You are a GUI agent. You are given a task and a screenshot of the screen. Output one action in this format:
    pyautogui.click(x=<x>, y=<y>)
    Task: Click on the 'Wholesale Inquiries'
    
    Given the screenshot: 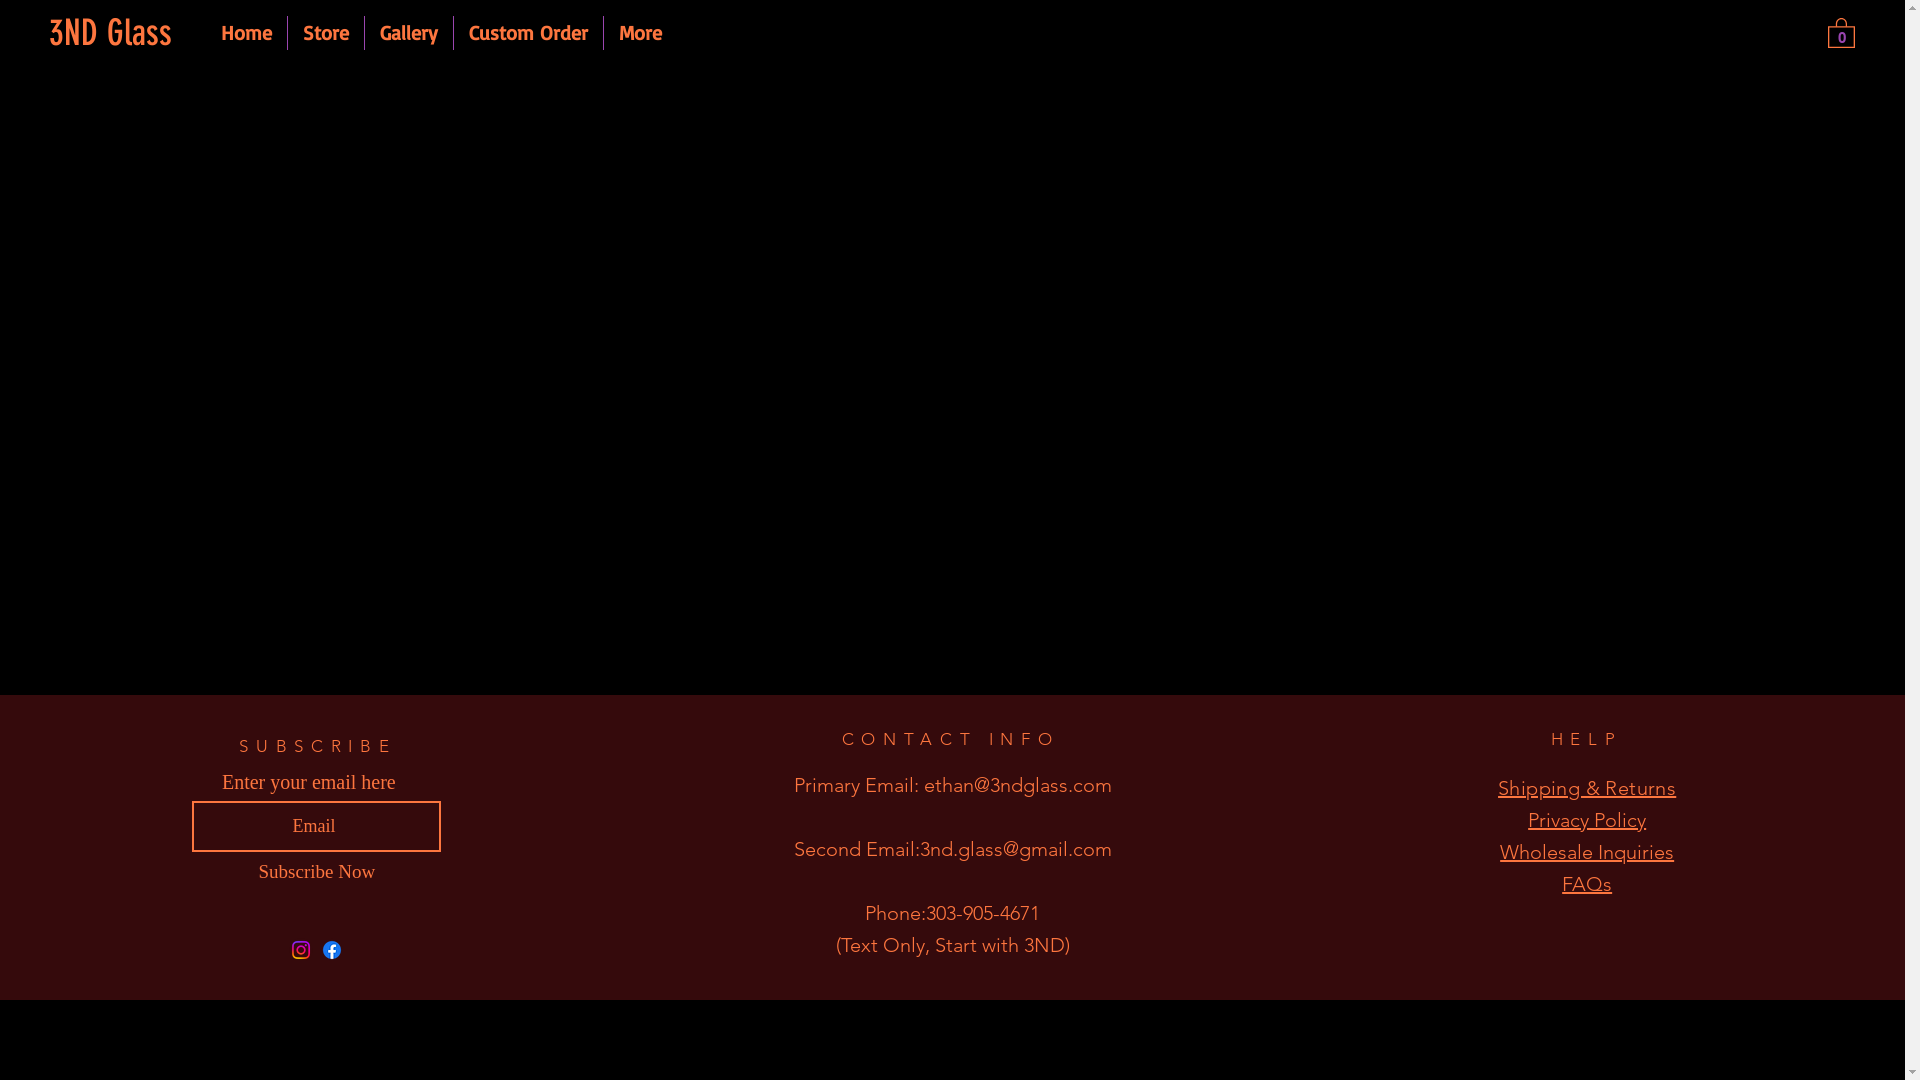 What is the action you would take?
    pyautogui.click(x=1586, y=852)
    